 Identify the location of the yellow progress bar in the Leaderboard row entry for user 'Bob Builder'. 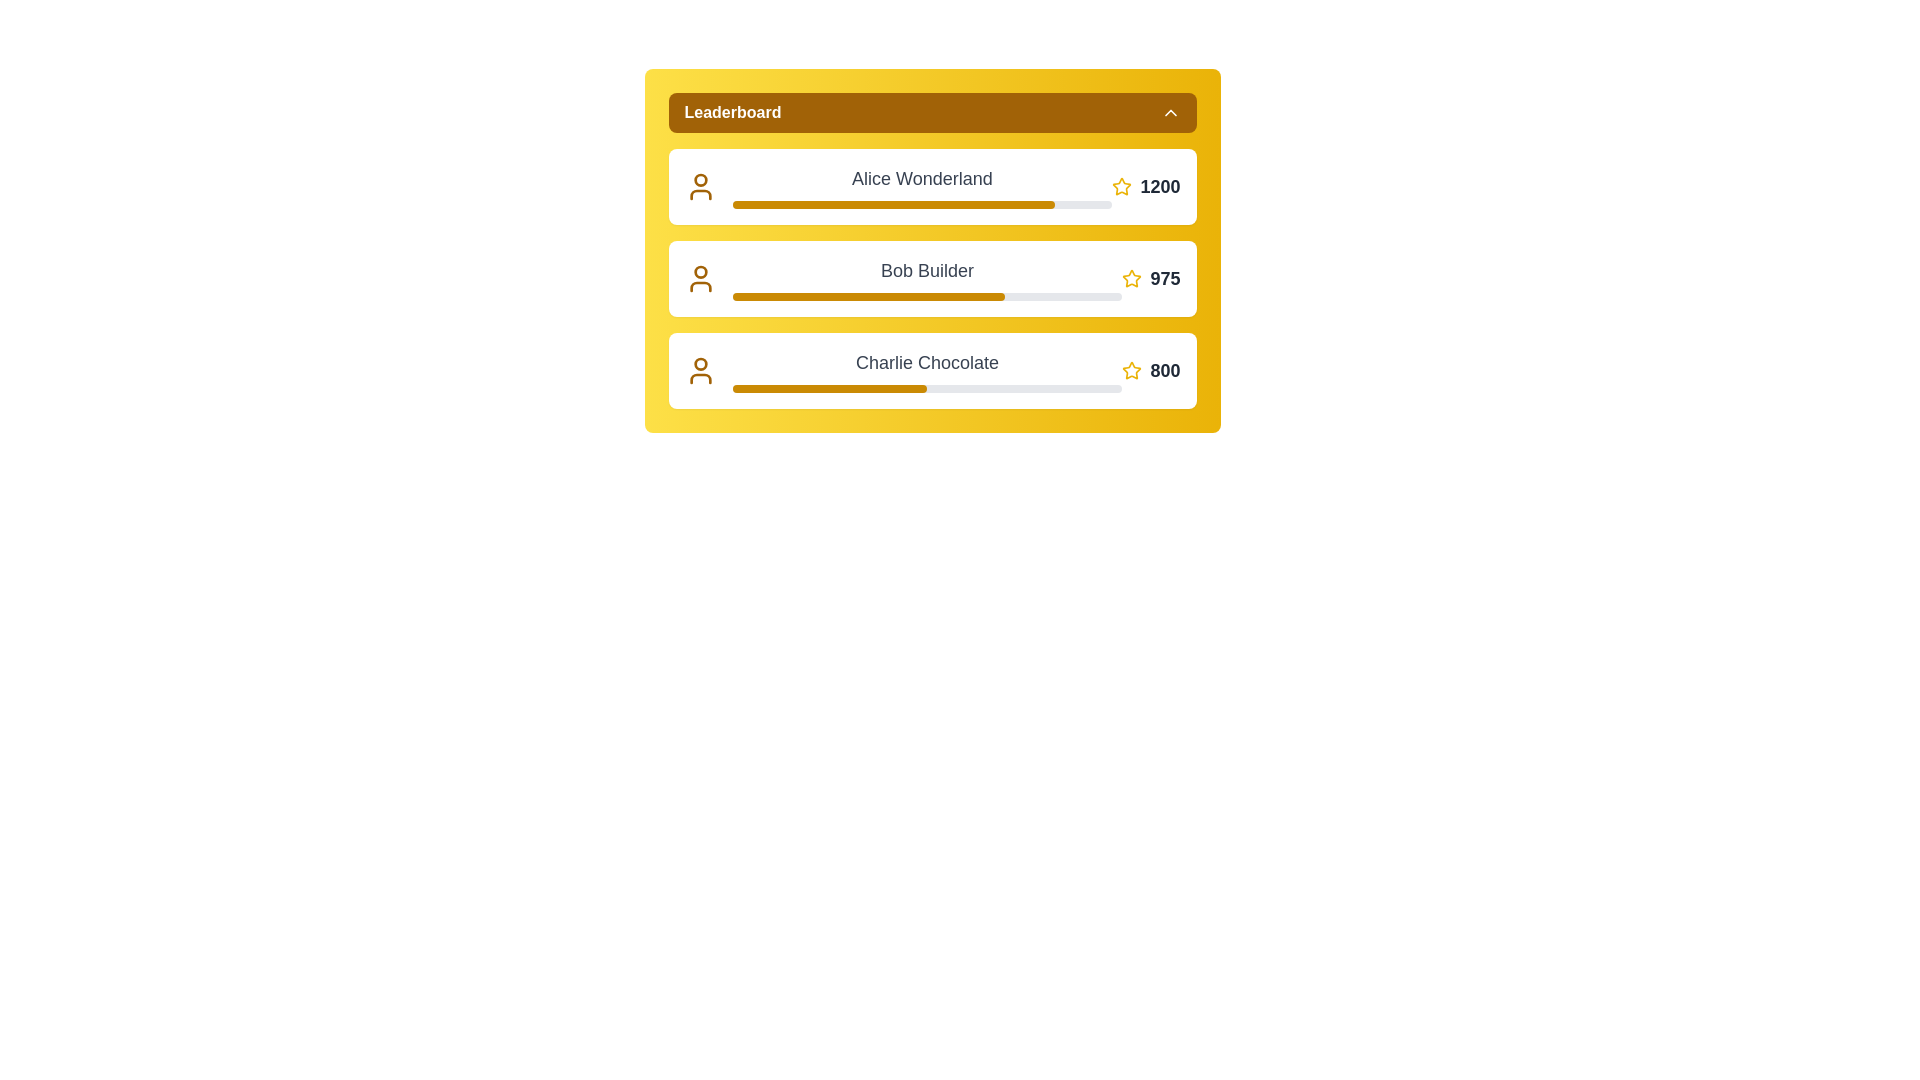
(931, 278).